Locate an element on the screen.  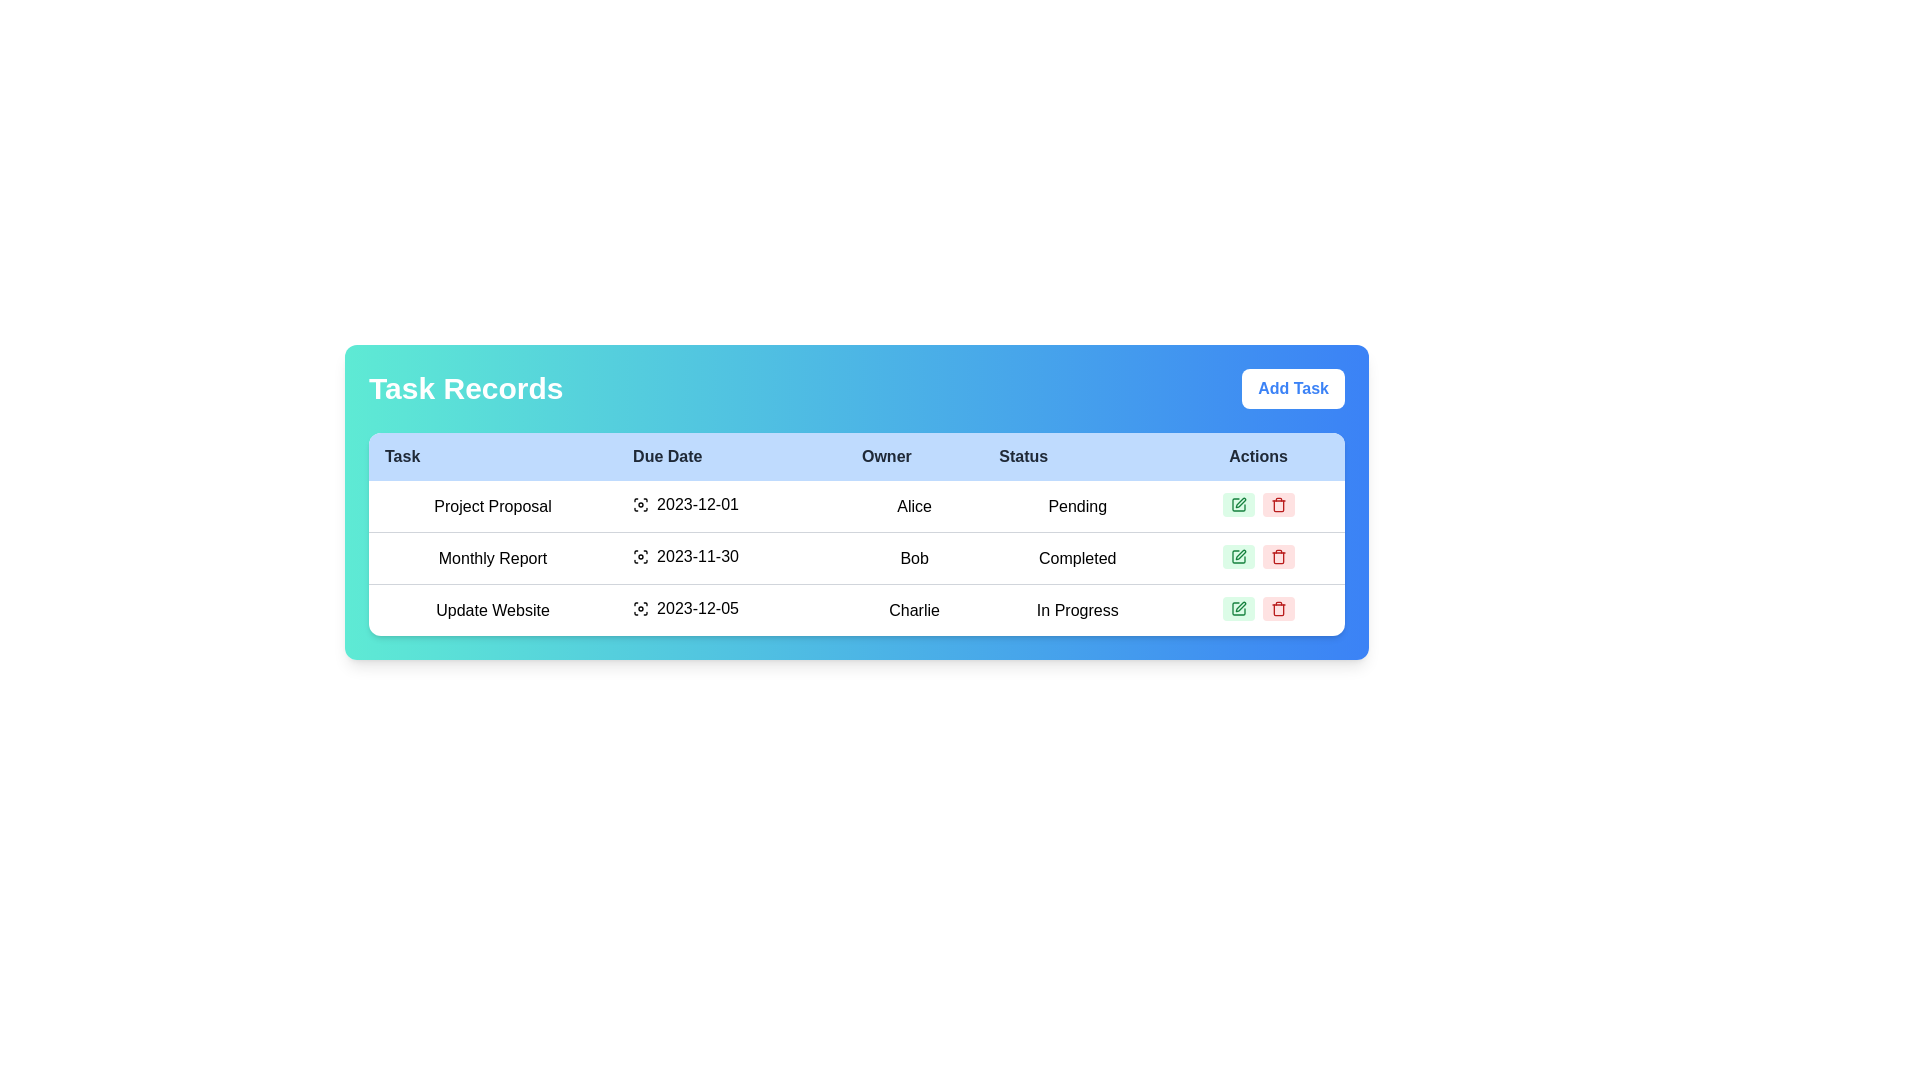
the delete icon button located in the 'Actions' column of the second row in the 'Task Records' section is located at coordinates (1277, 504).